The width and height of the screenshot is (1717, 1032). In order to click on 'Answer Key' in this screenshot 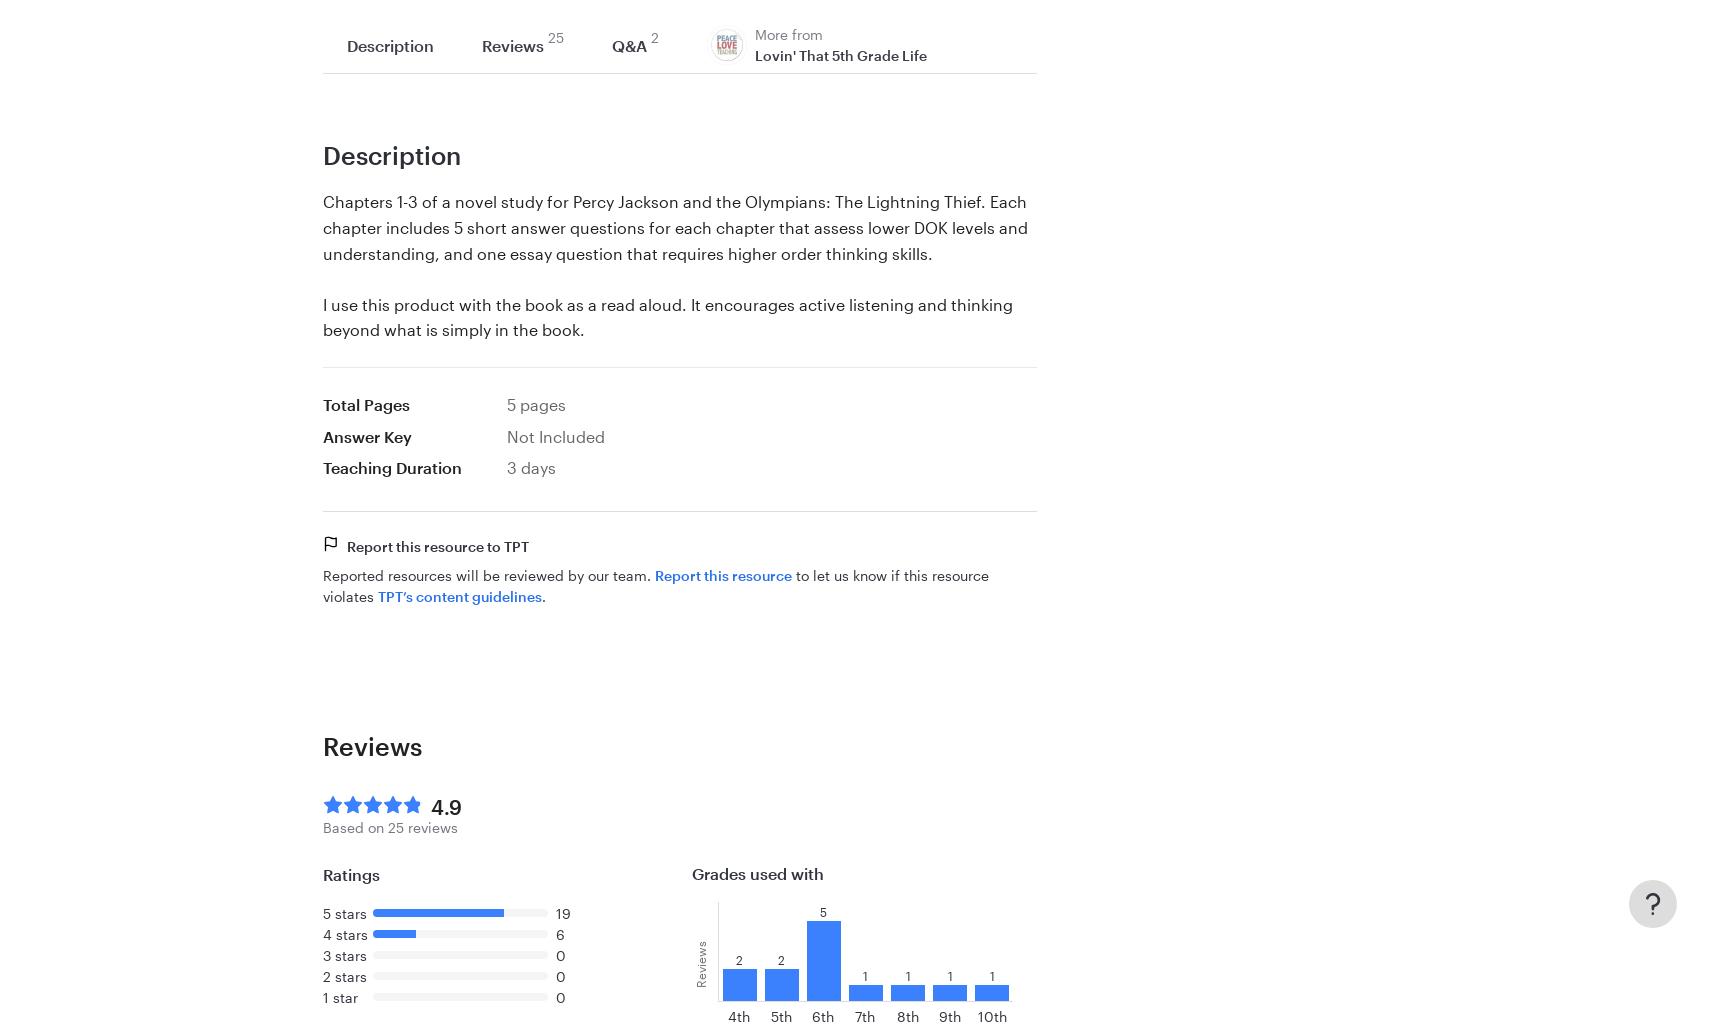, I will do `click(321, 434)`.